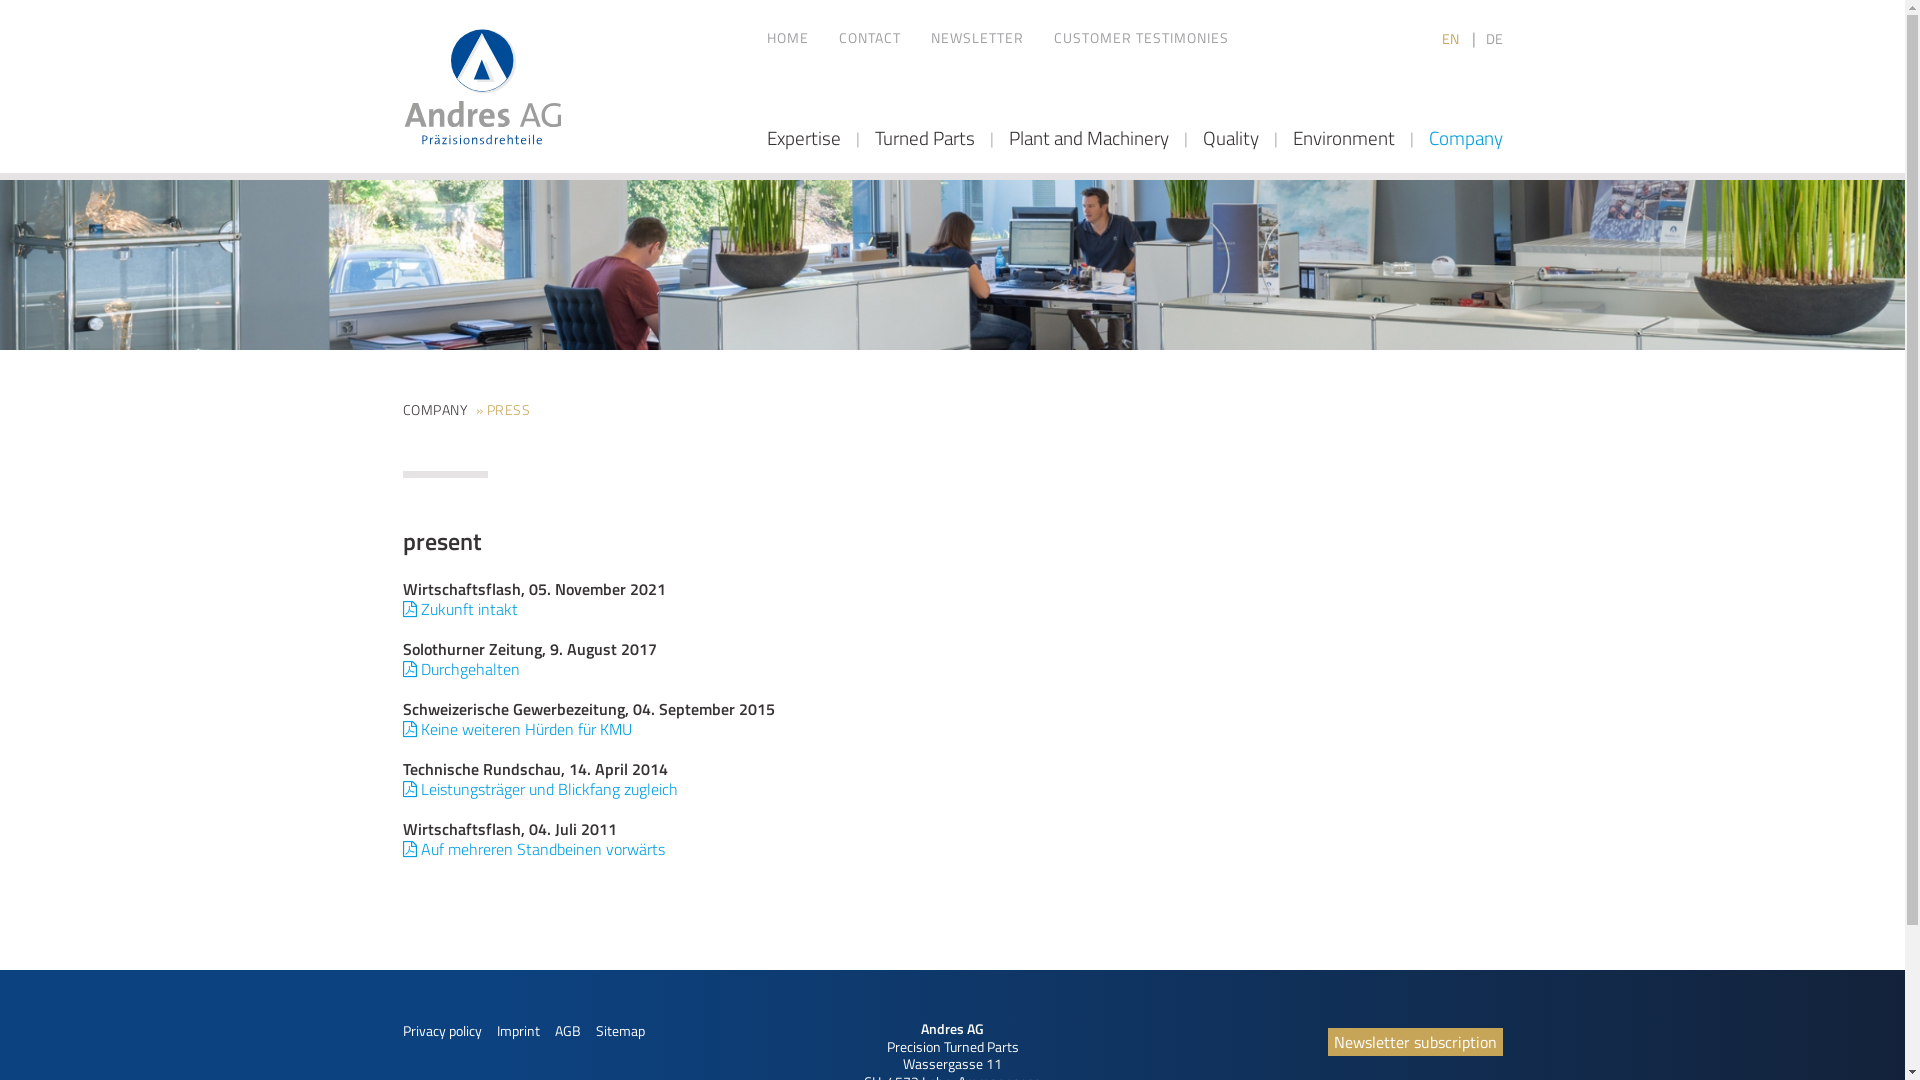  I want to click on 'Zukunft intakt', so click(458, 608).